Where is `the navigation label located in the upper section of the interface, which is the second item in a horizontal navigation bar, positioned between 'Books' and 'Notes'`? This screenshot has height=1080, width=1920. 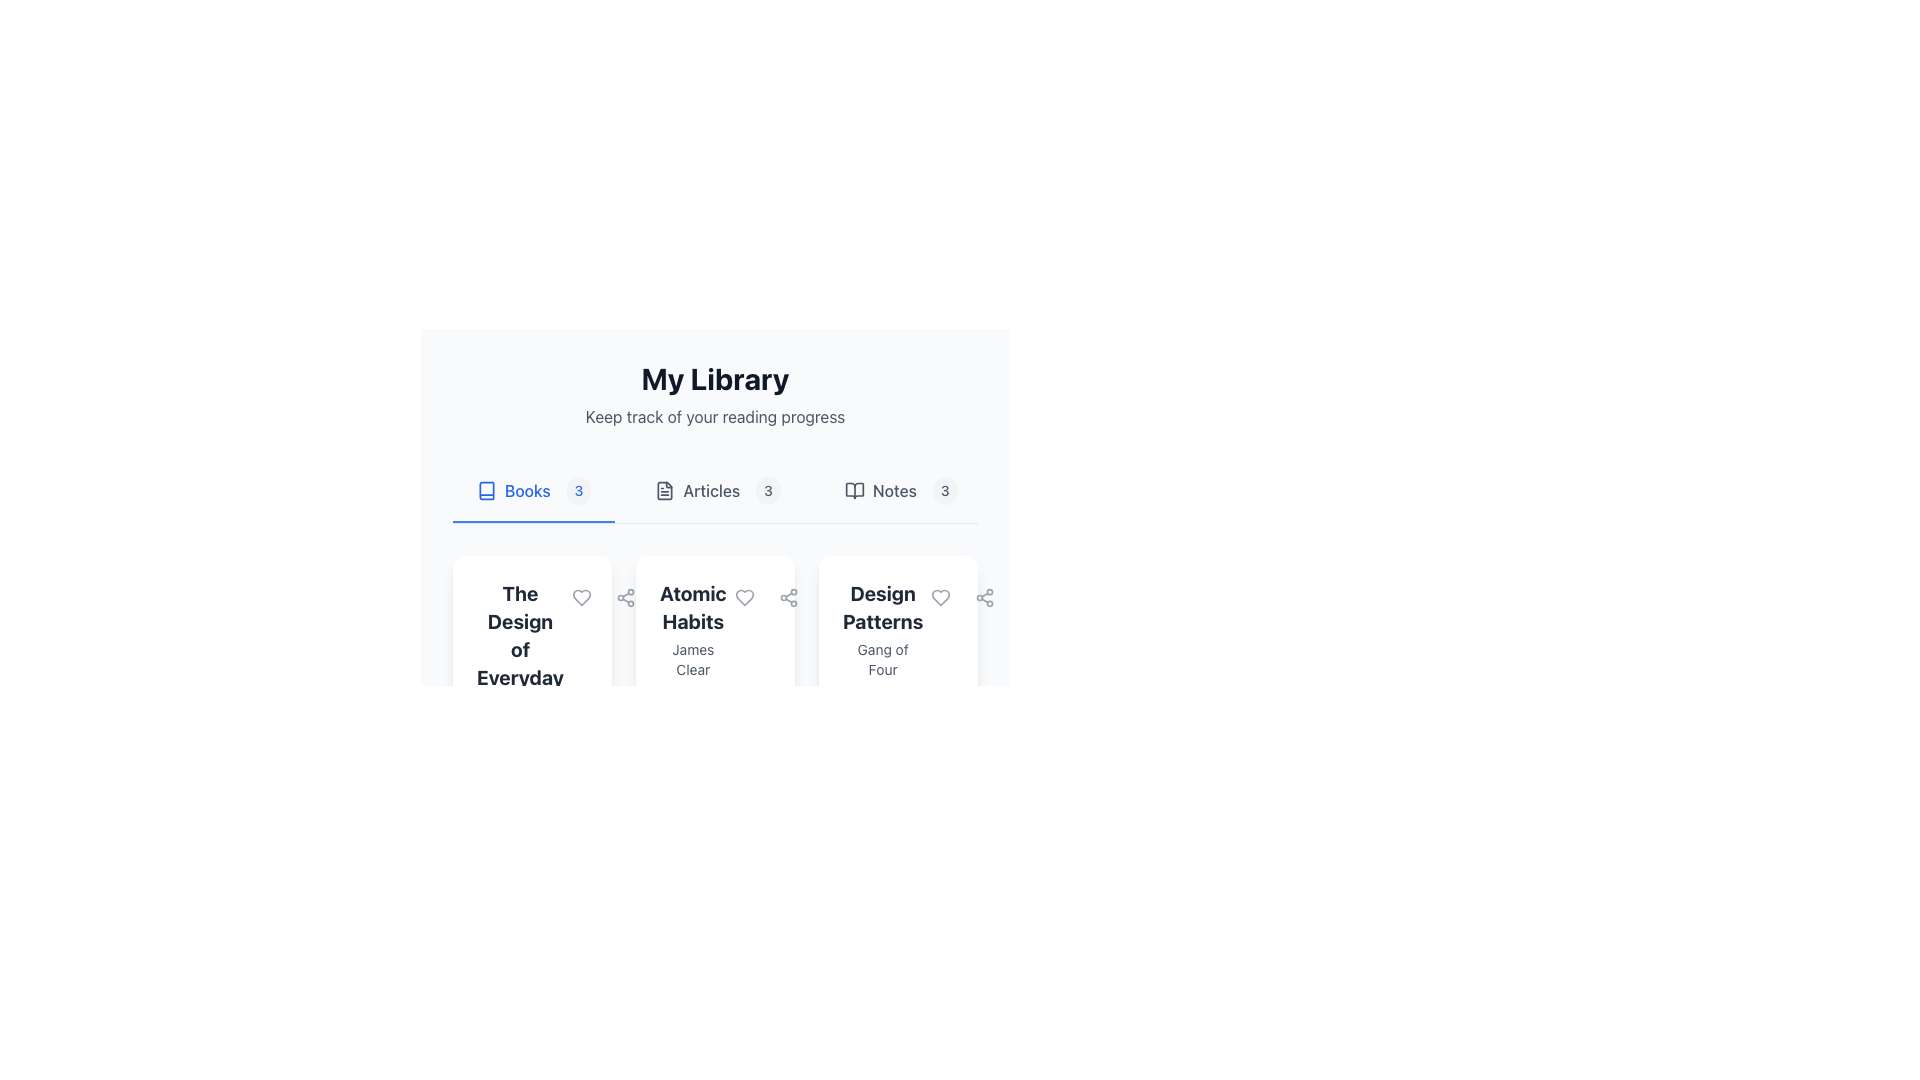
the navigation label located in the upper section of the interface, which is the second item in a horizontal navigation bar, positioned between 'Books' and 'Notes' is located at coordinates (711, 490).